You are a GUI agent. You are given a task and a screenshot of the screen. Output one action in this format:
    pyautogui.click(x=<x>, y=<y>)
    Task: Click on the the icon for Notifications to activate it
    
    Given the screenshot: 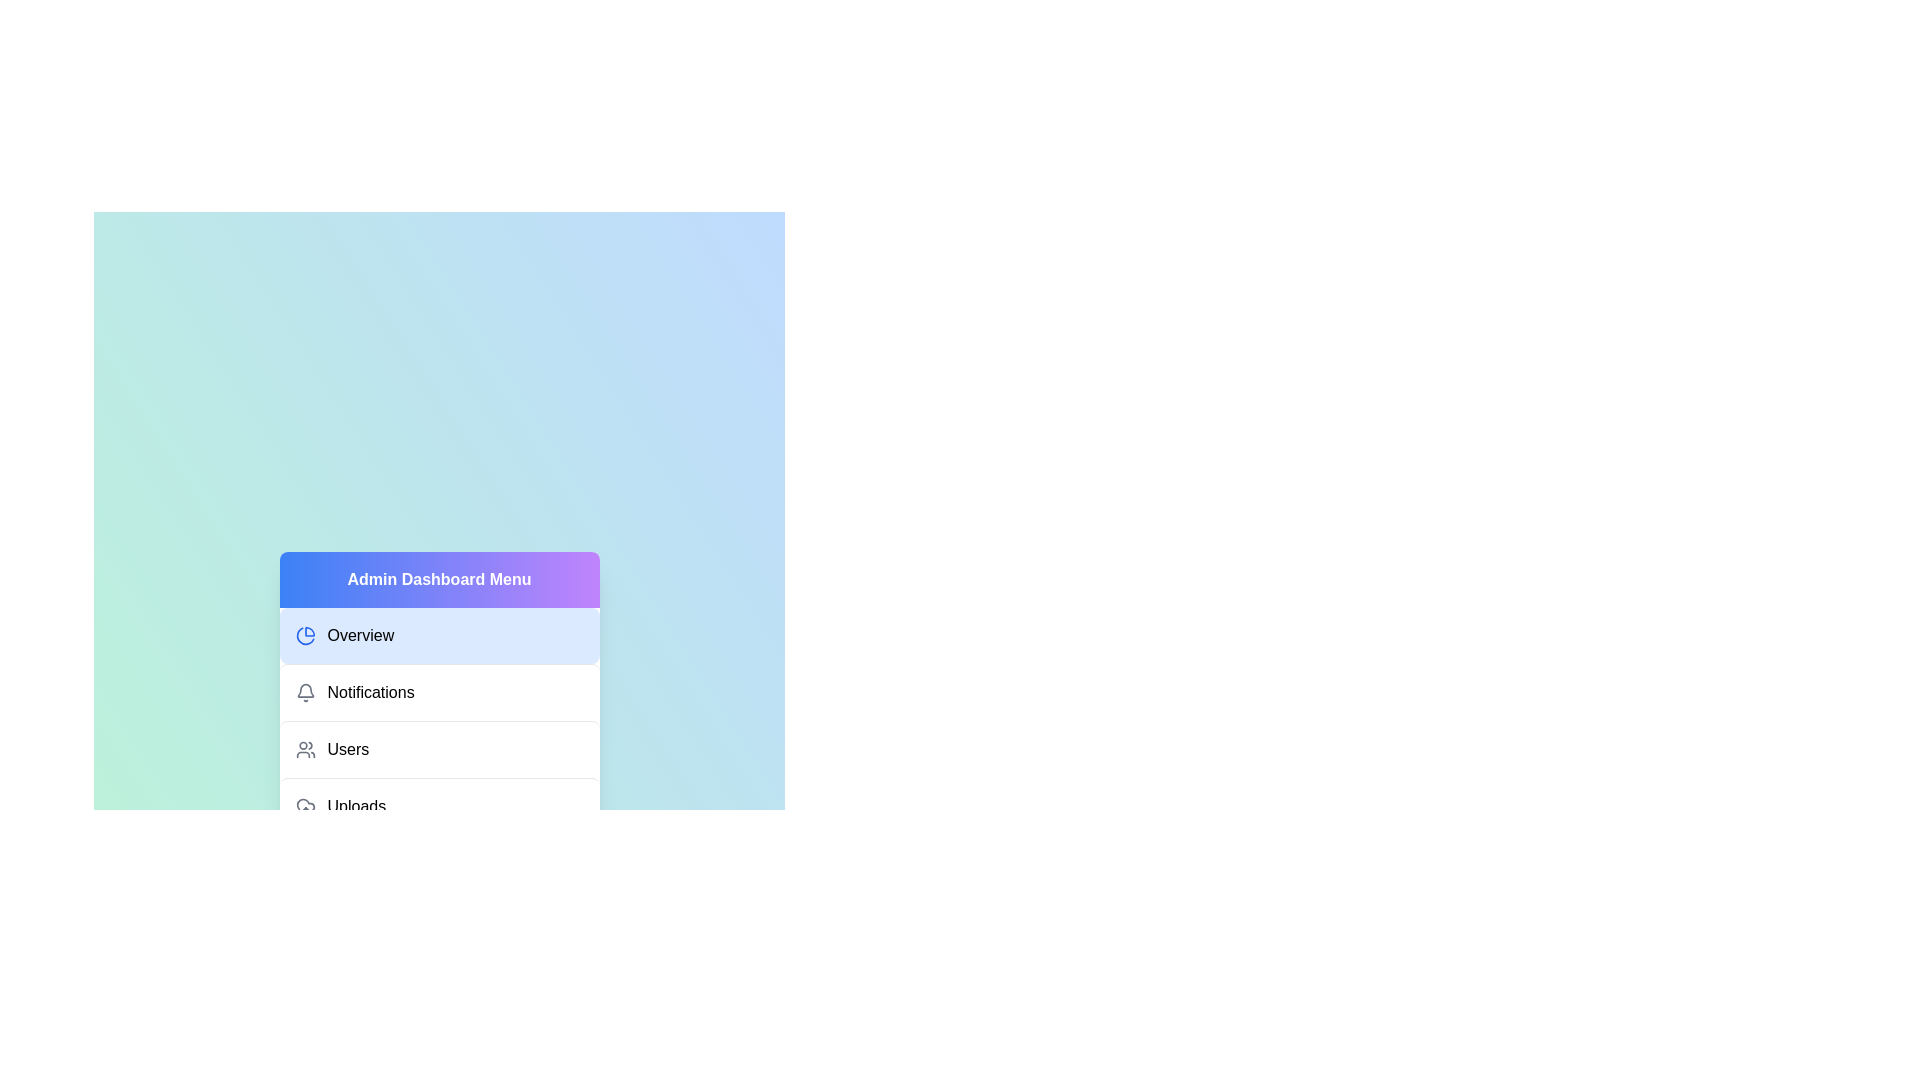 What is the action you would take?
    pyautogui.click(x=304, y=692)
    